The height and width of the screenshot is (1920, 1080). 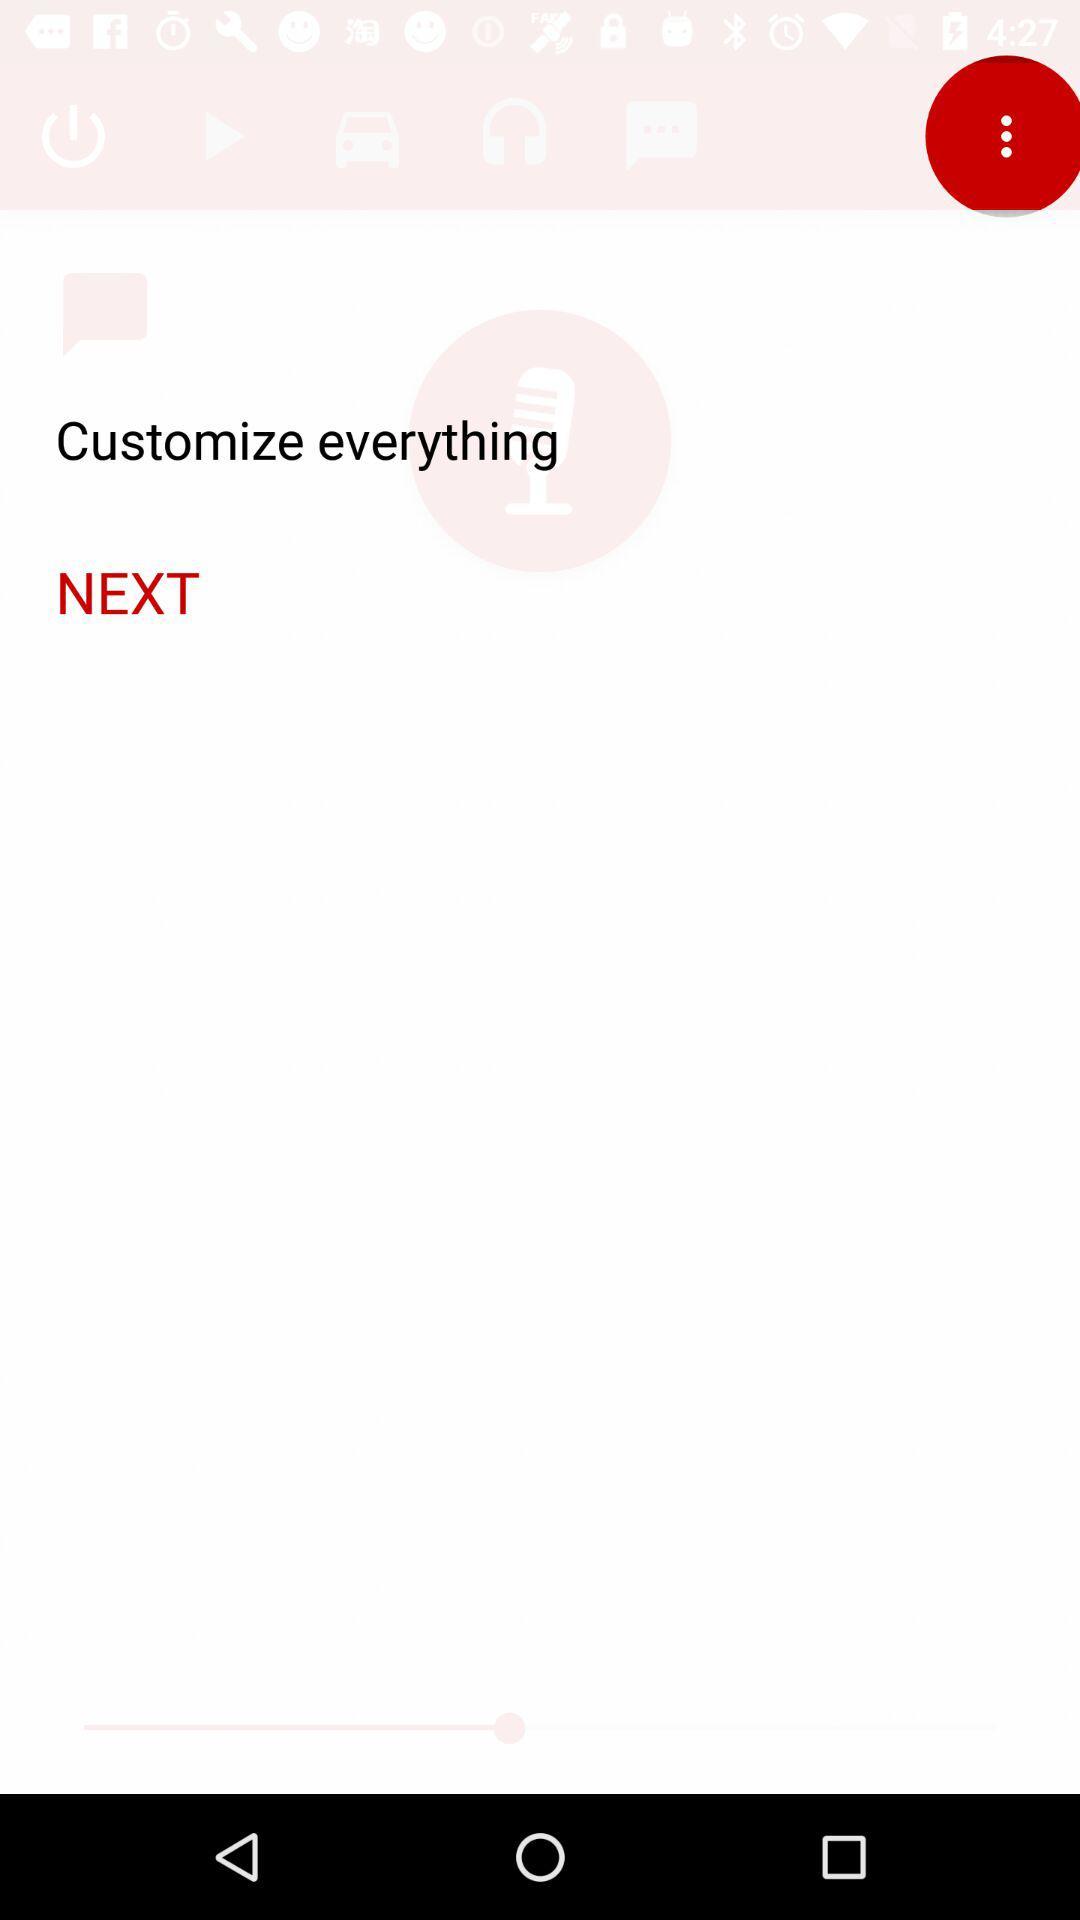 What do you see at coordinates (1006, 135) in the screenshot?
I see `the more icon` at bounding box center [1006, 135].